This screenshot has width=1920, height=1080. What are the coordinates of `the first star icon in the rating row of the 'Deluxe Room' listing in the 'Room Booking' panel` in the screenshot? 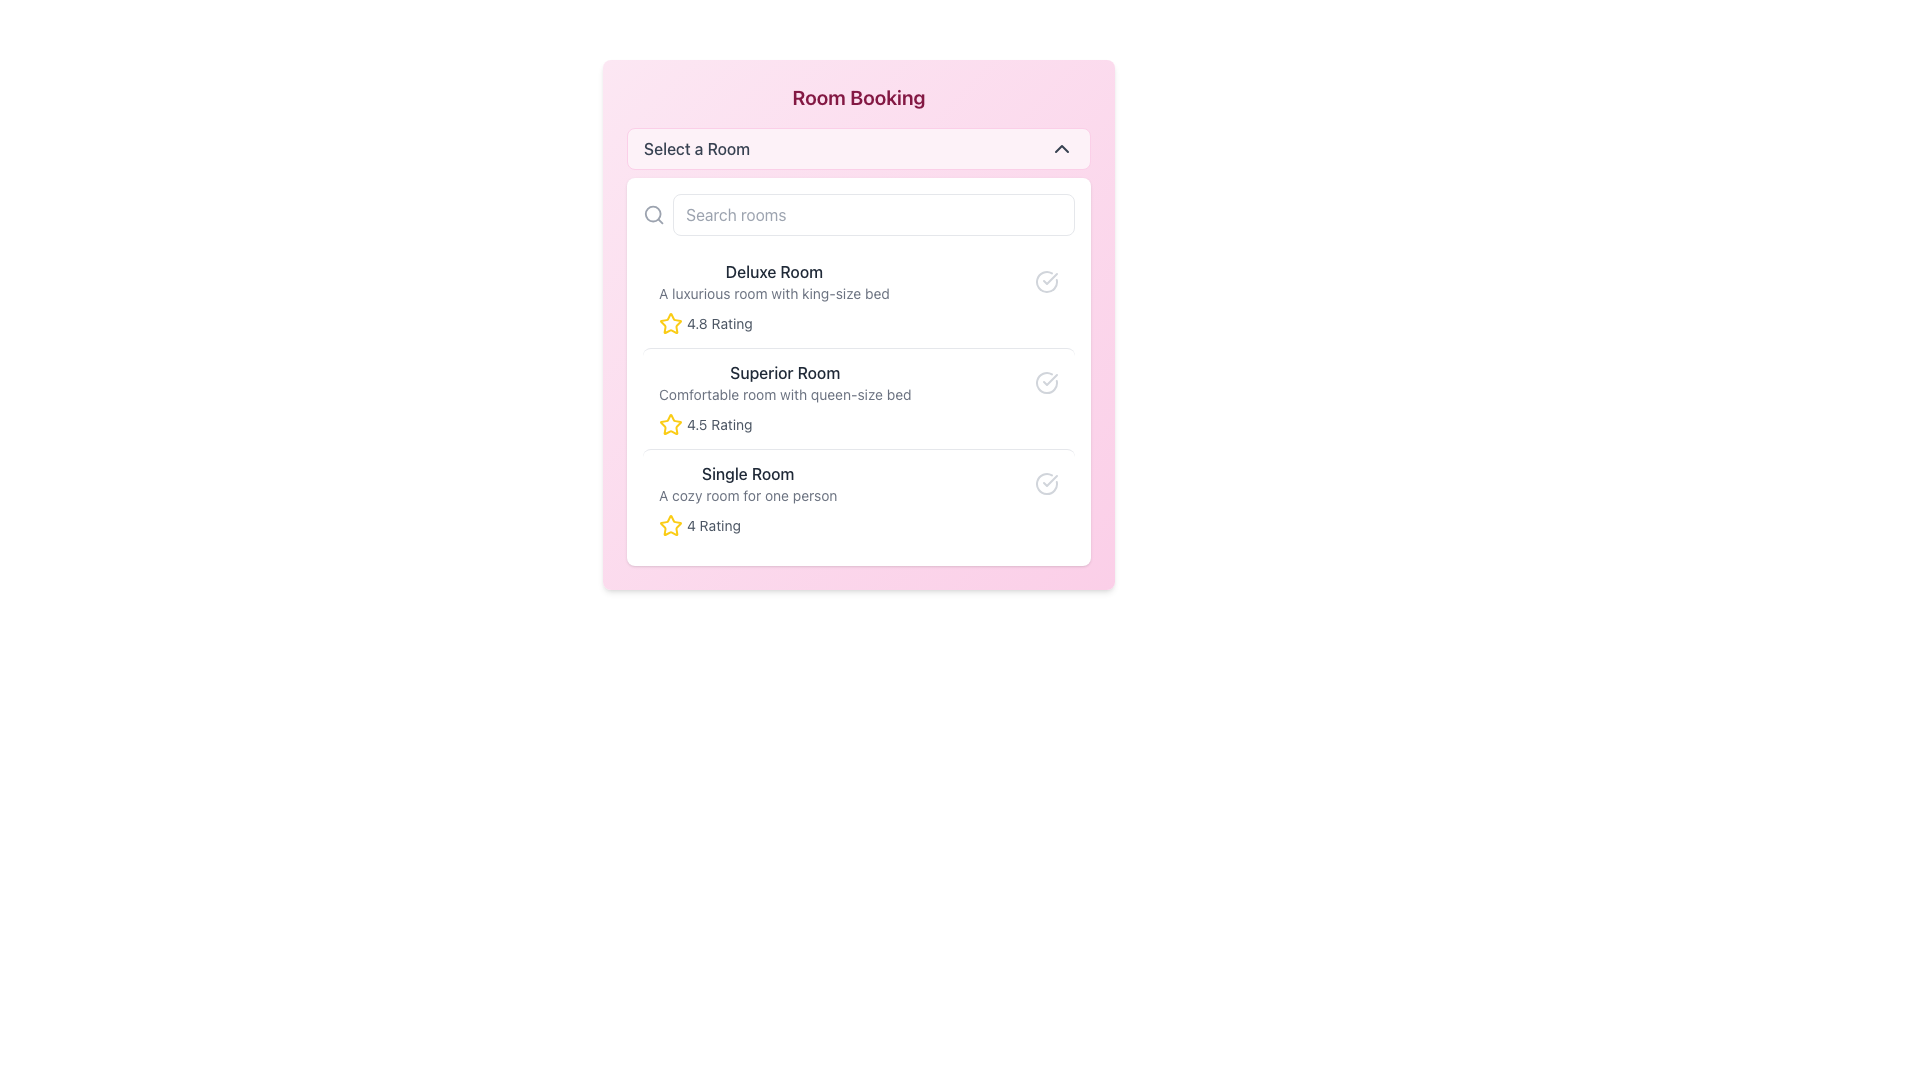 It's located at (671, 322).